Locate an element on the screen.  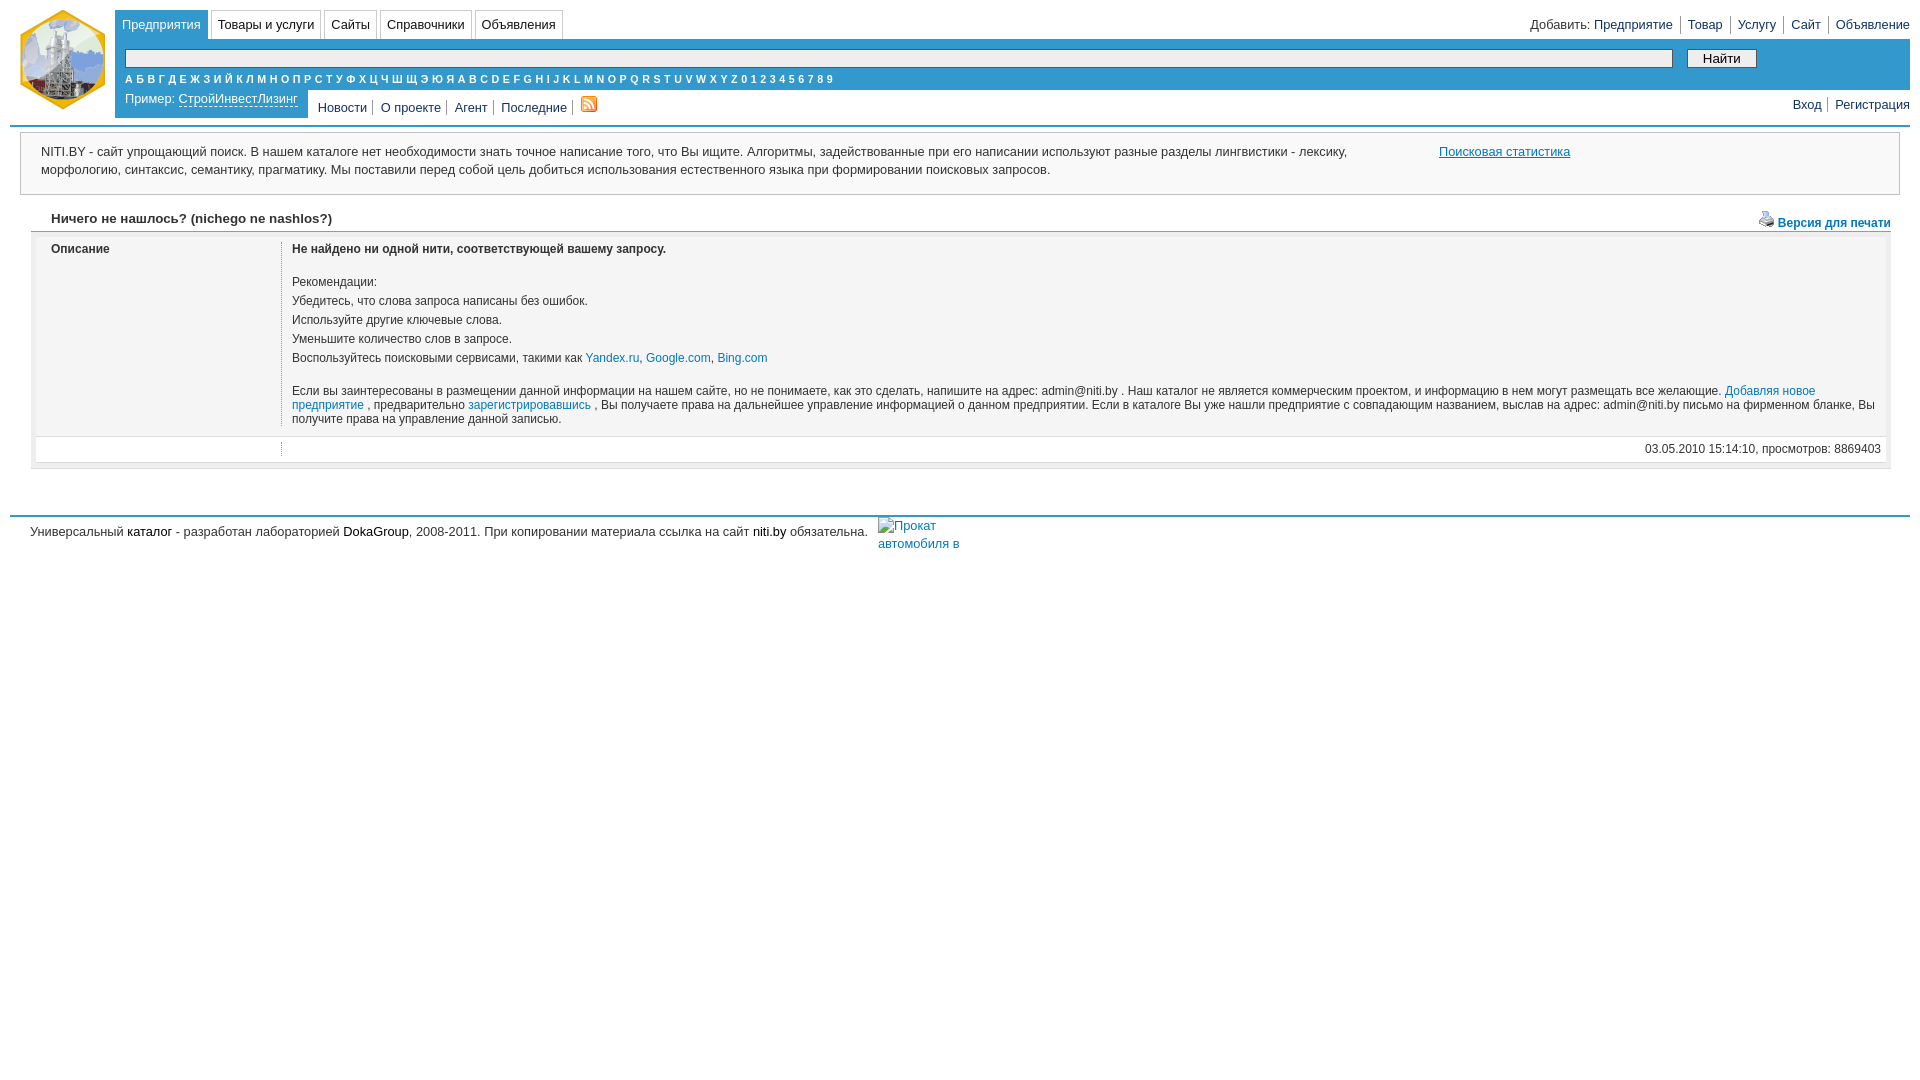
'1' is located at coordinates (752, 77).